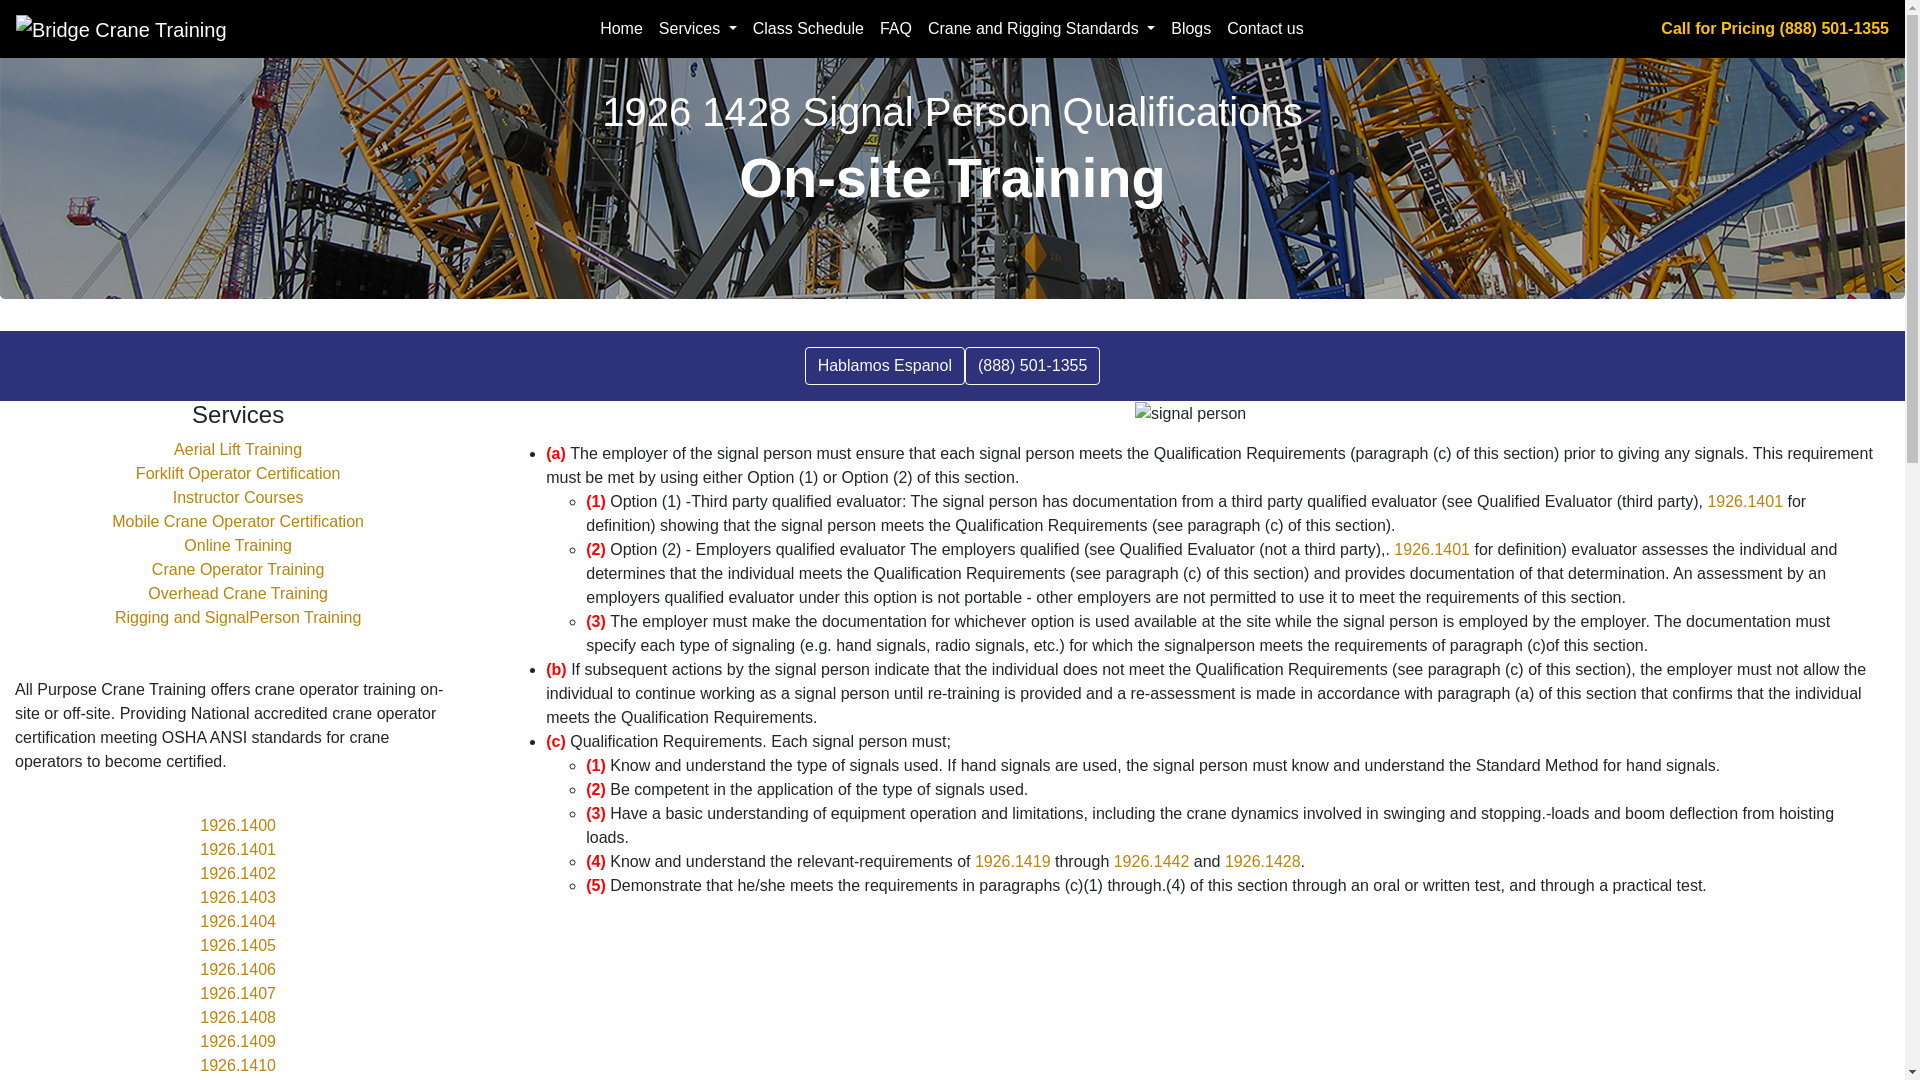 The width and height of the screenshot is (1920, 1080). I want to click on 'Class Schedule', so click(808, 29).